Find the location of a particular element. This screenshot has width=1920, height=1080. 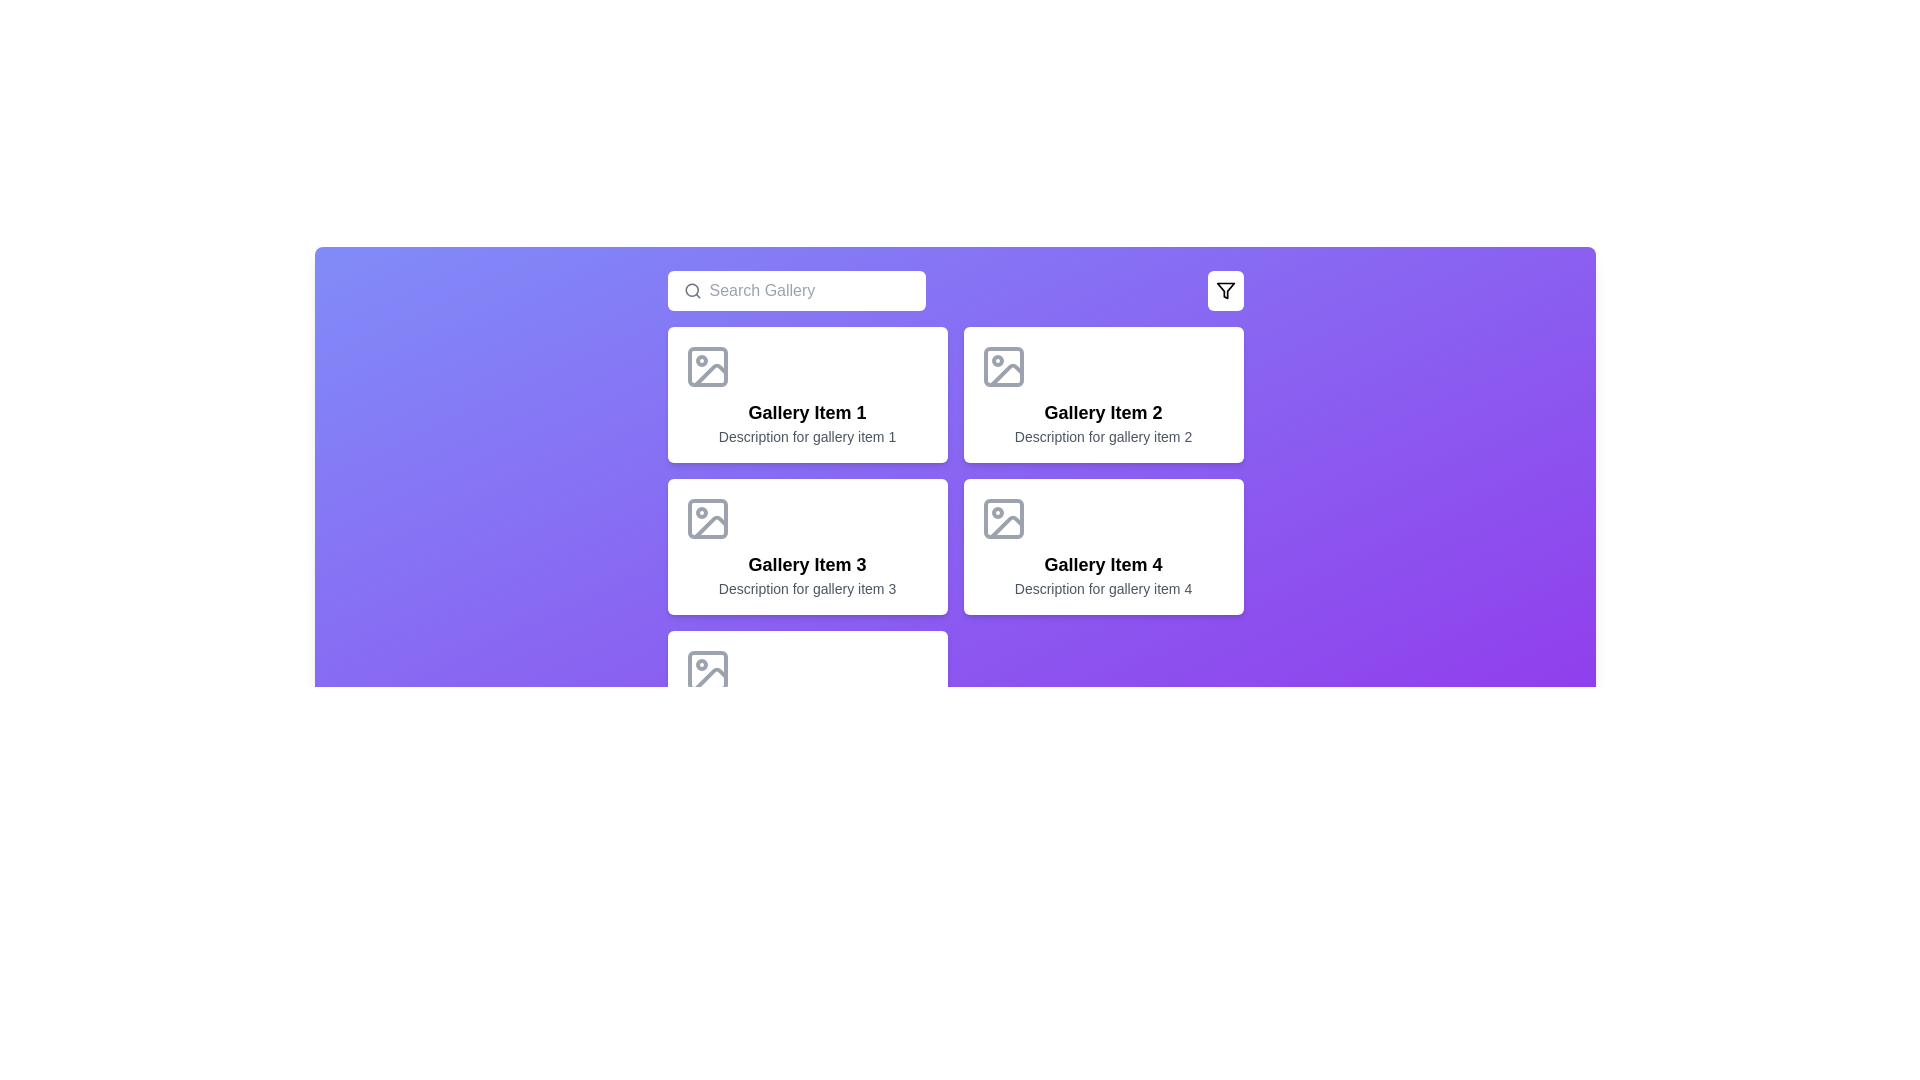

the text input field for search queries located is located at coordinates (809, 290).